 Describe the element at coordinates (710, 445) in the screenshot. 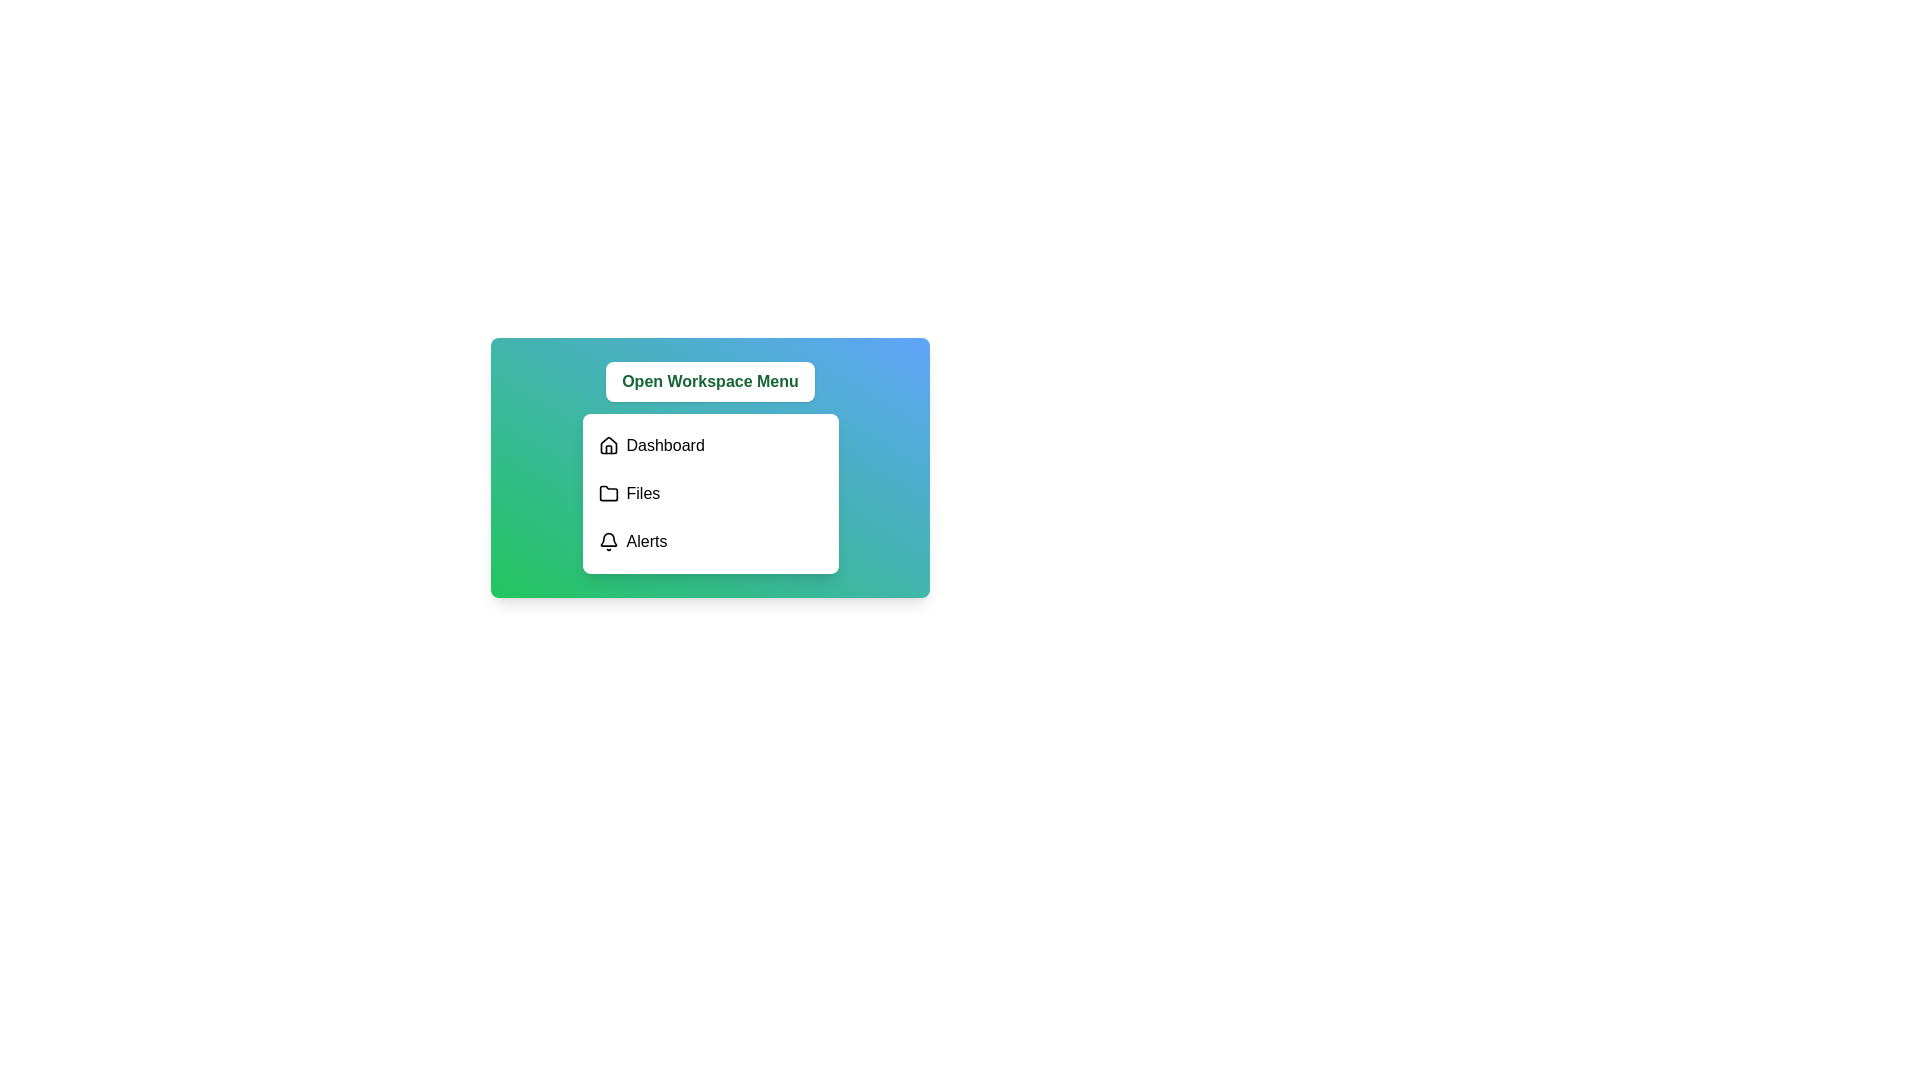

I see `the menu item Dashboard to select it` at that location.